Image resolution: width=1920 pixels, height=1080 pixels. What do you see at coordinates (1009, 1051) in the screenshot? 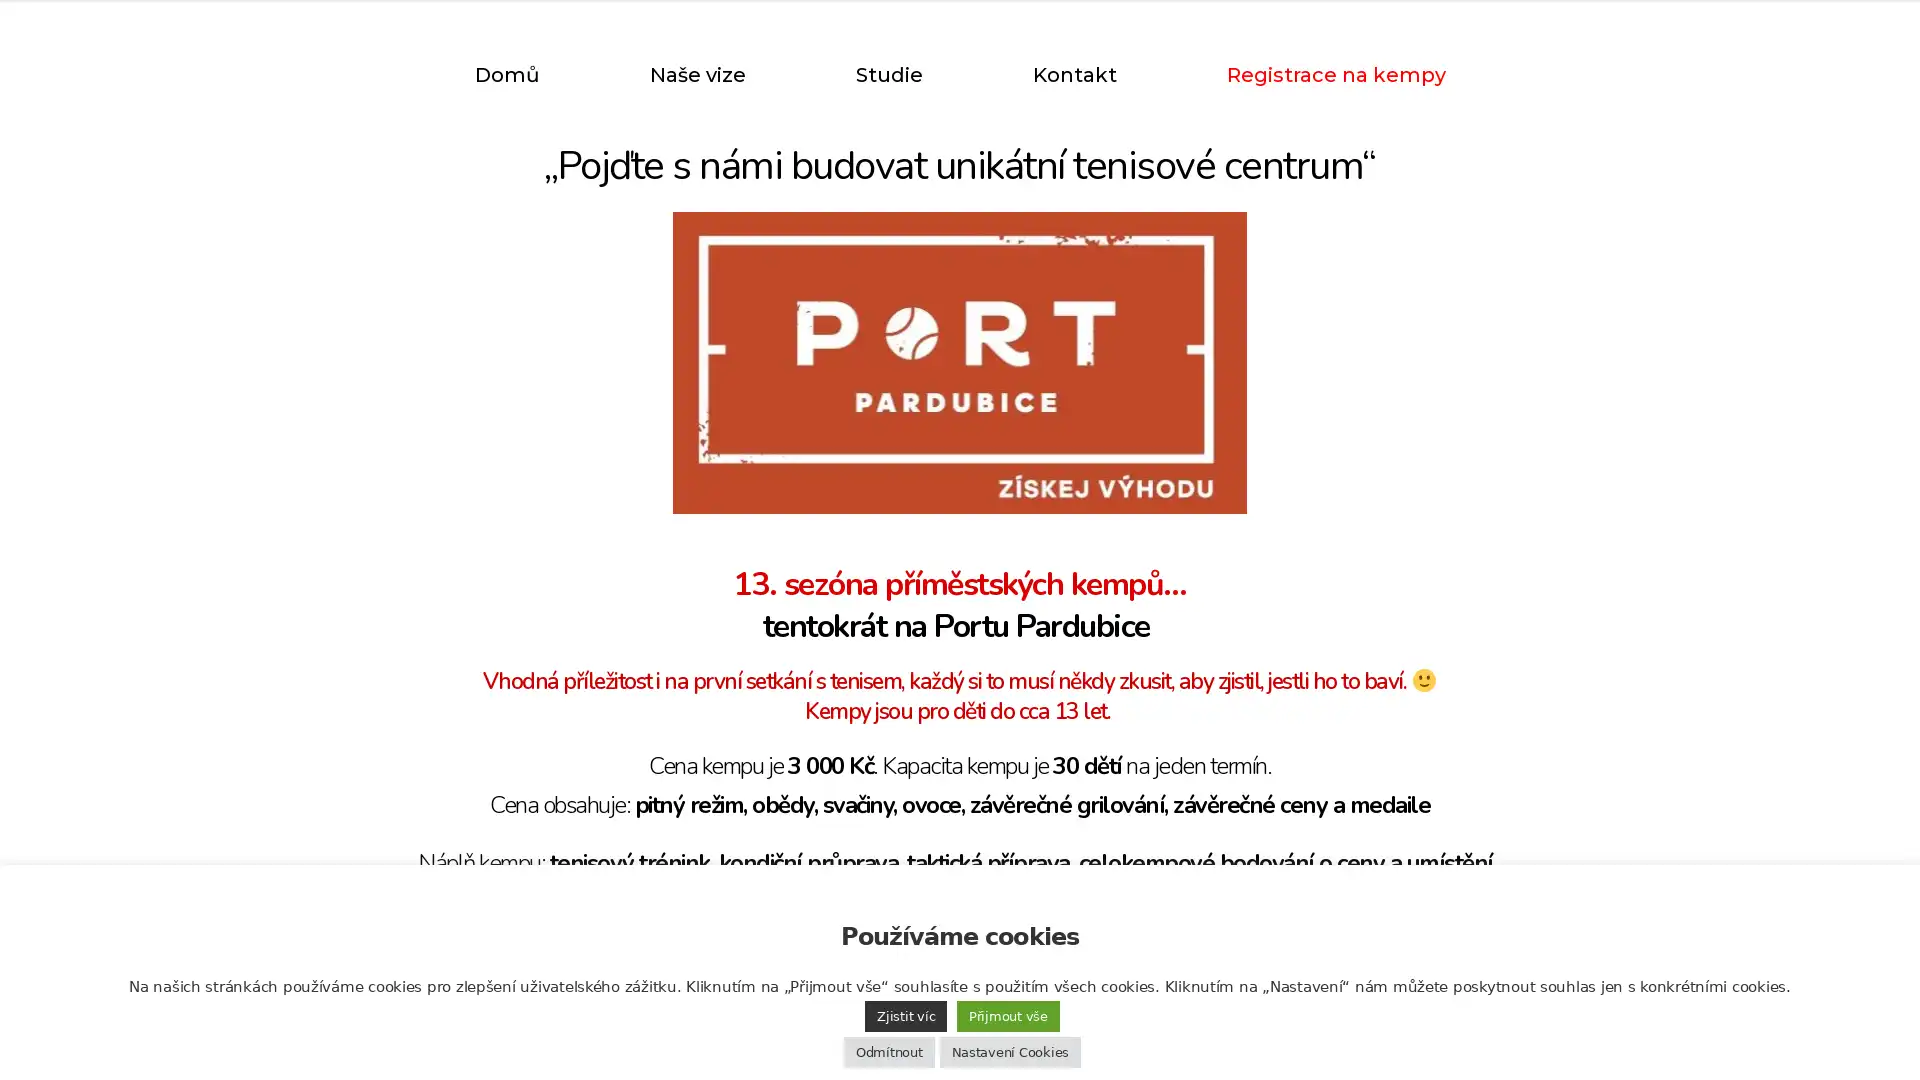
I see `Nastaveni Cookies` at bounding box center [1009, 1051].